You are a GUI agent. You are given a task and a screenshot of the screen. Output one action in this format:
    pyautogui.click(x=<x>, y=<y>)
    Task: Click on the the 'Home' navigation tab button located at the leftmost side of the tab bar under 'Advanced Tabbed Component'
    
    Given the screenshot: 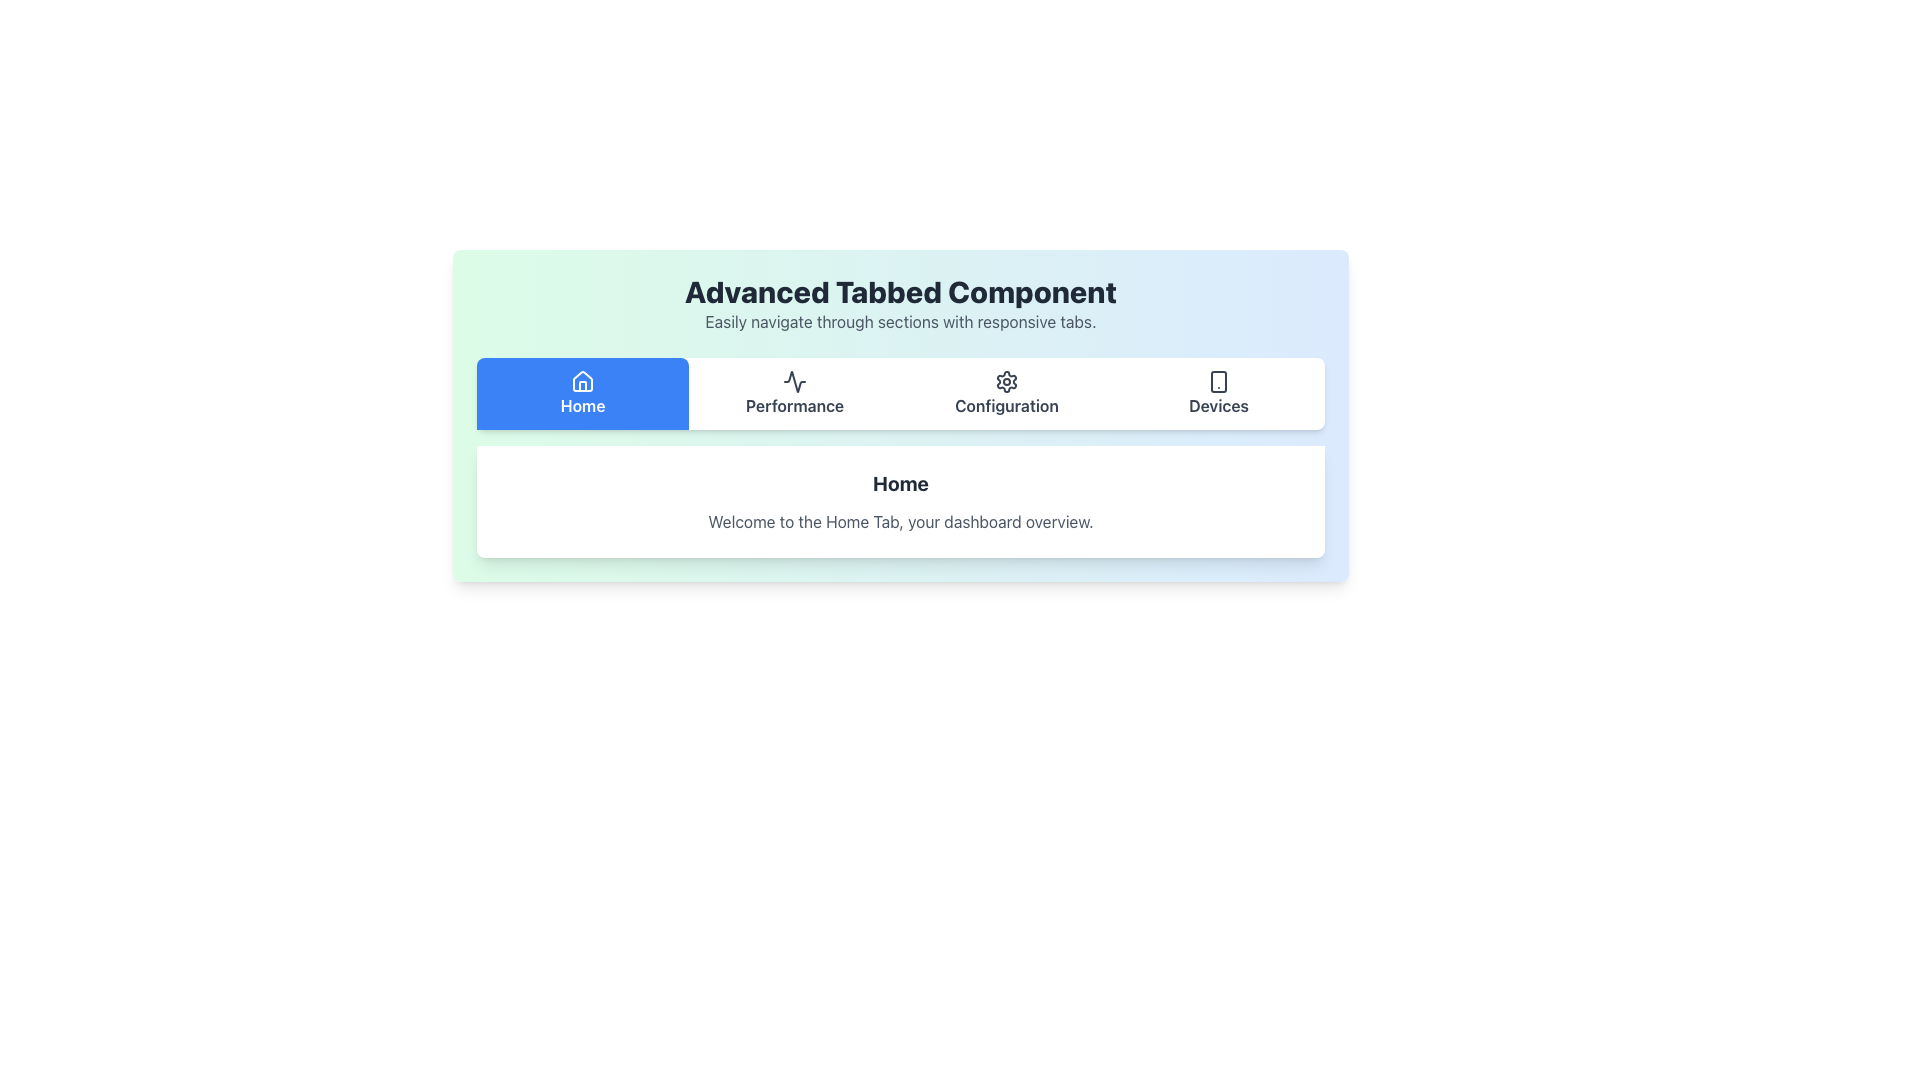 What is the action you would take?
    pyautogui.click(x=581, y=393)
    